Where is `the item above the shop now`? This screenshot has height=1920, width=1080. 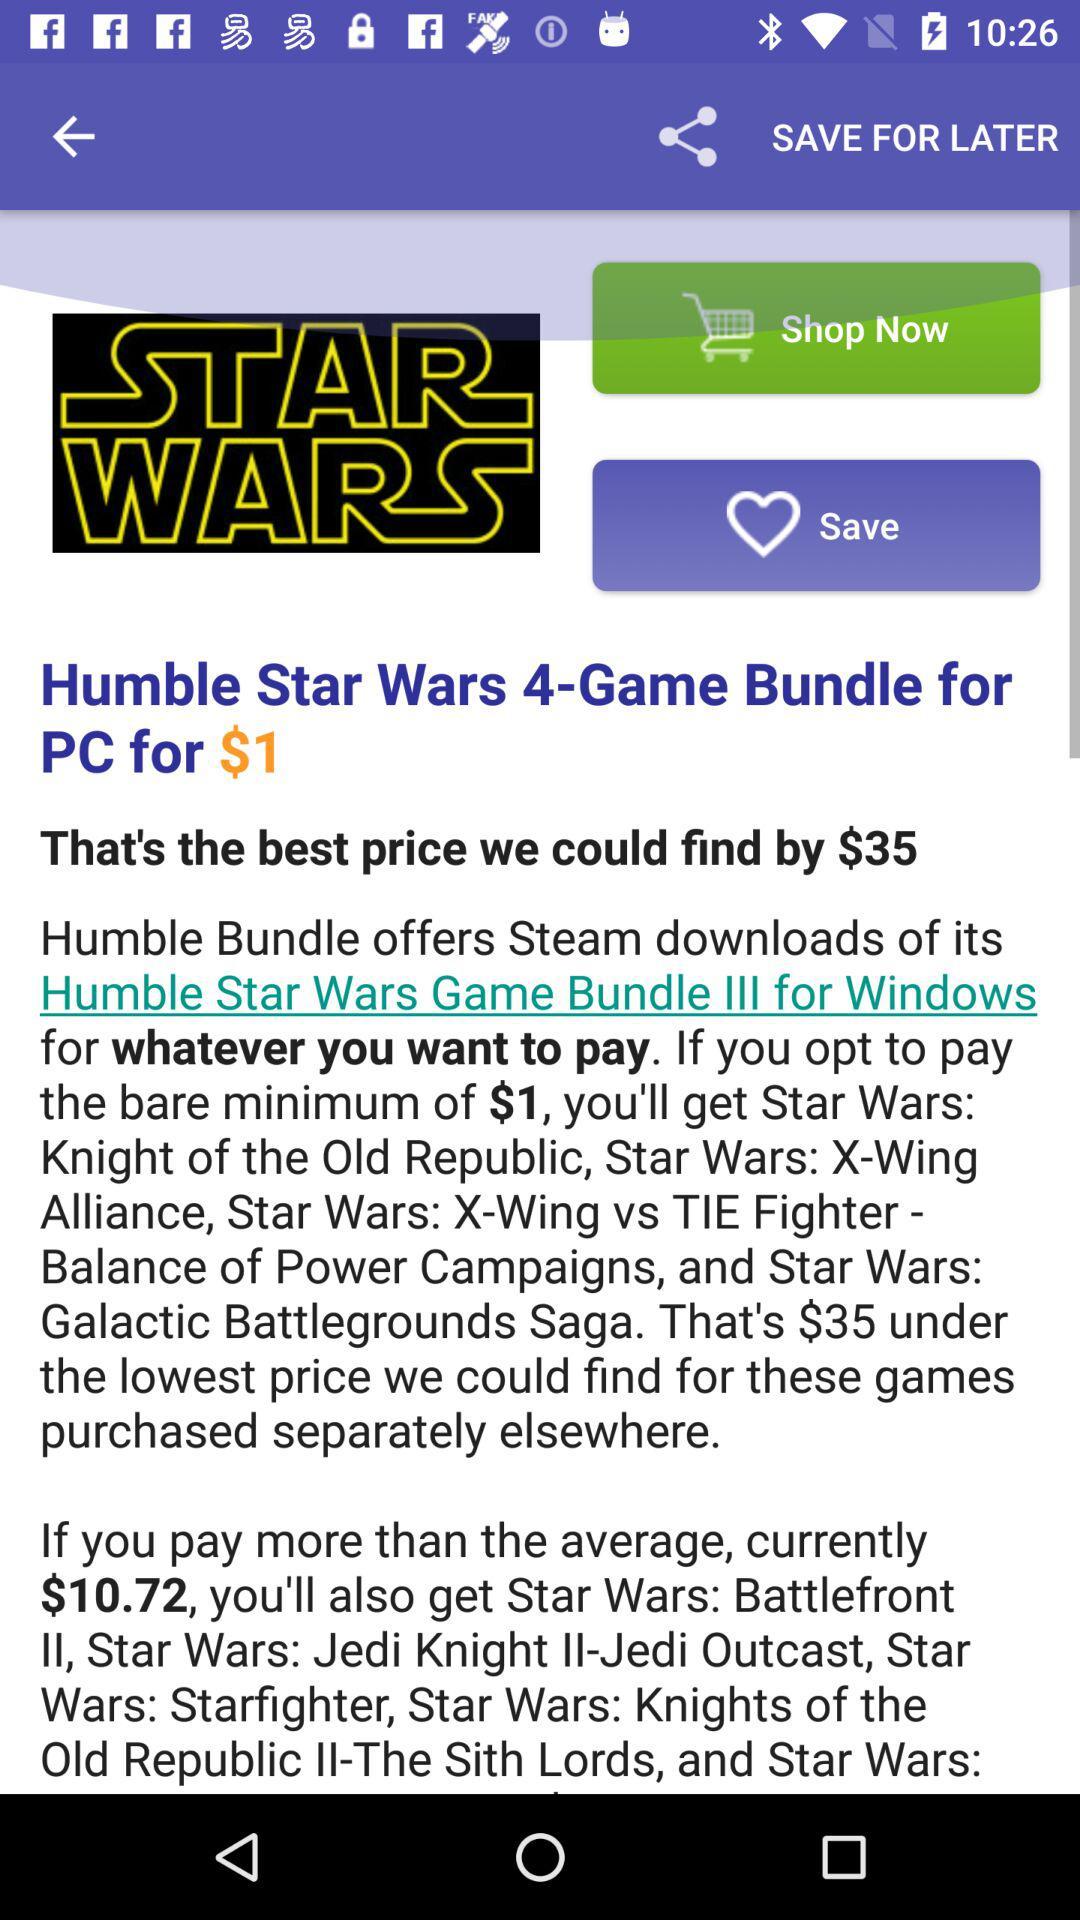 the item above the shop now is located at coordinates (915, 135).